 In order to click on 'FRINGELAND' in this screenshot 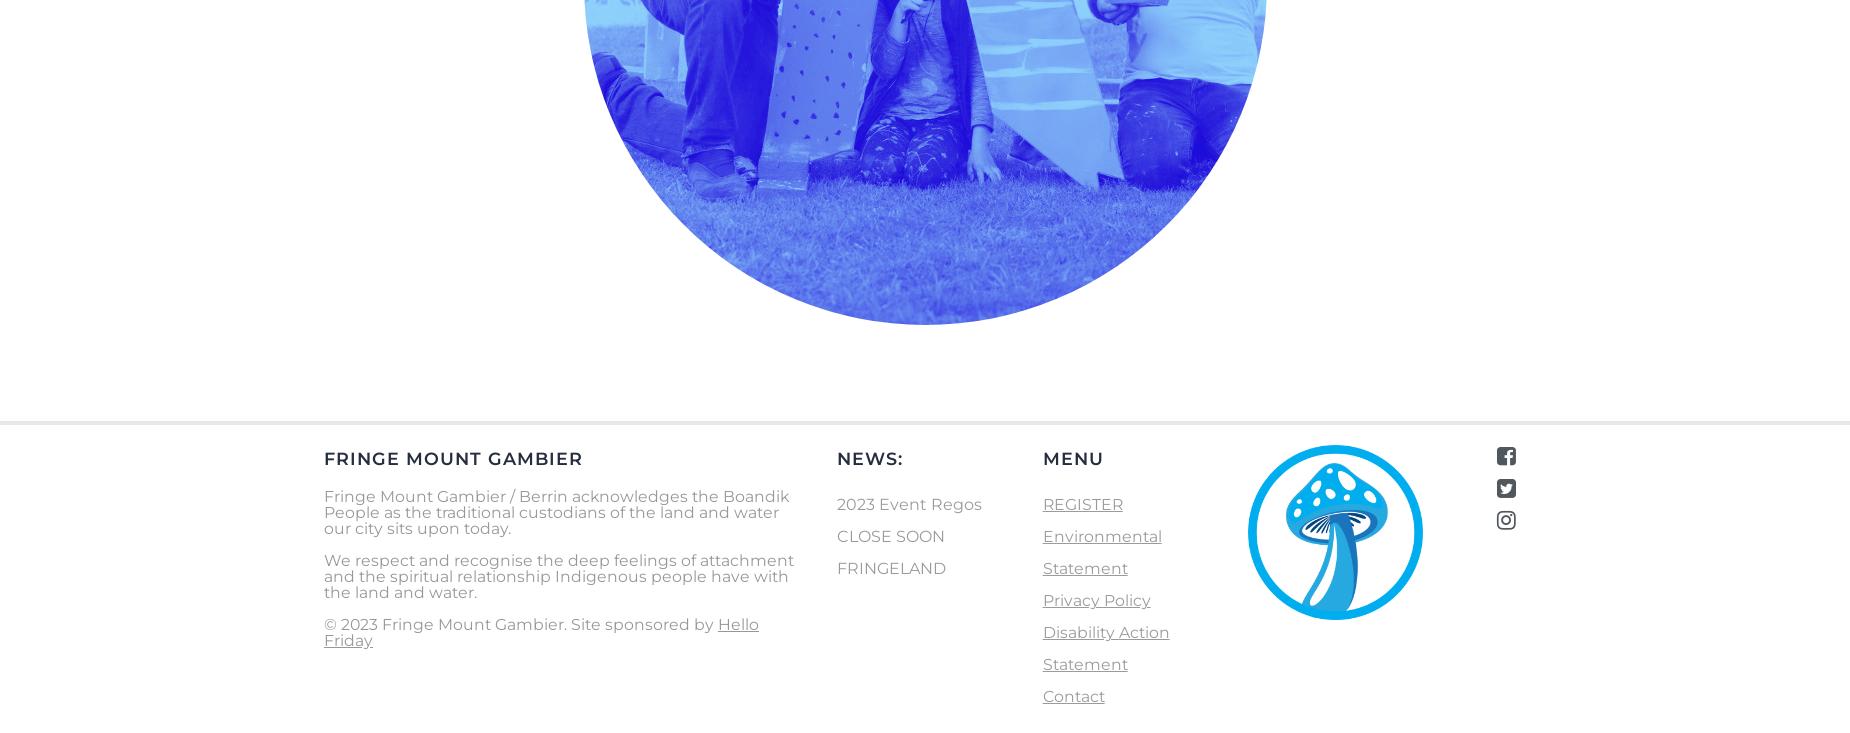, I will do `click(891, 567)`.